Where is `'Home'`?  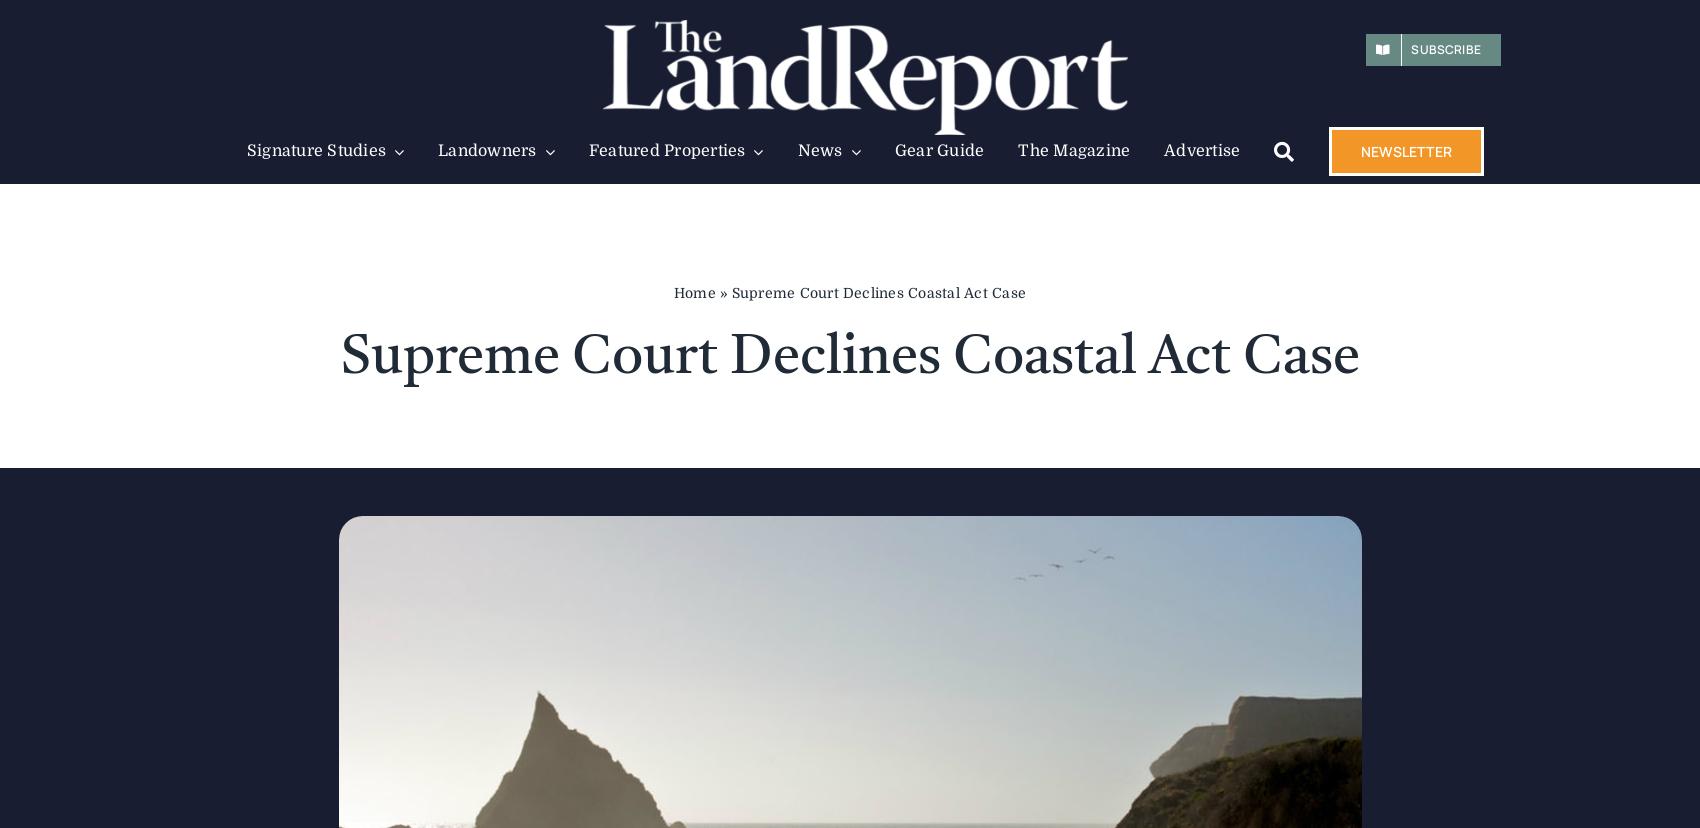
'Home' is located at coordinates (673, 292).